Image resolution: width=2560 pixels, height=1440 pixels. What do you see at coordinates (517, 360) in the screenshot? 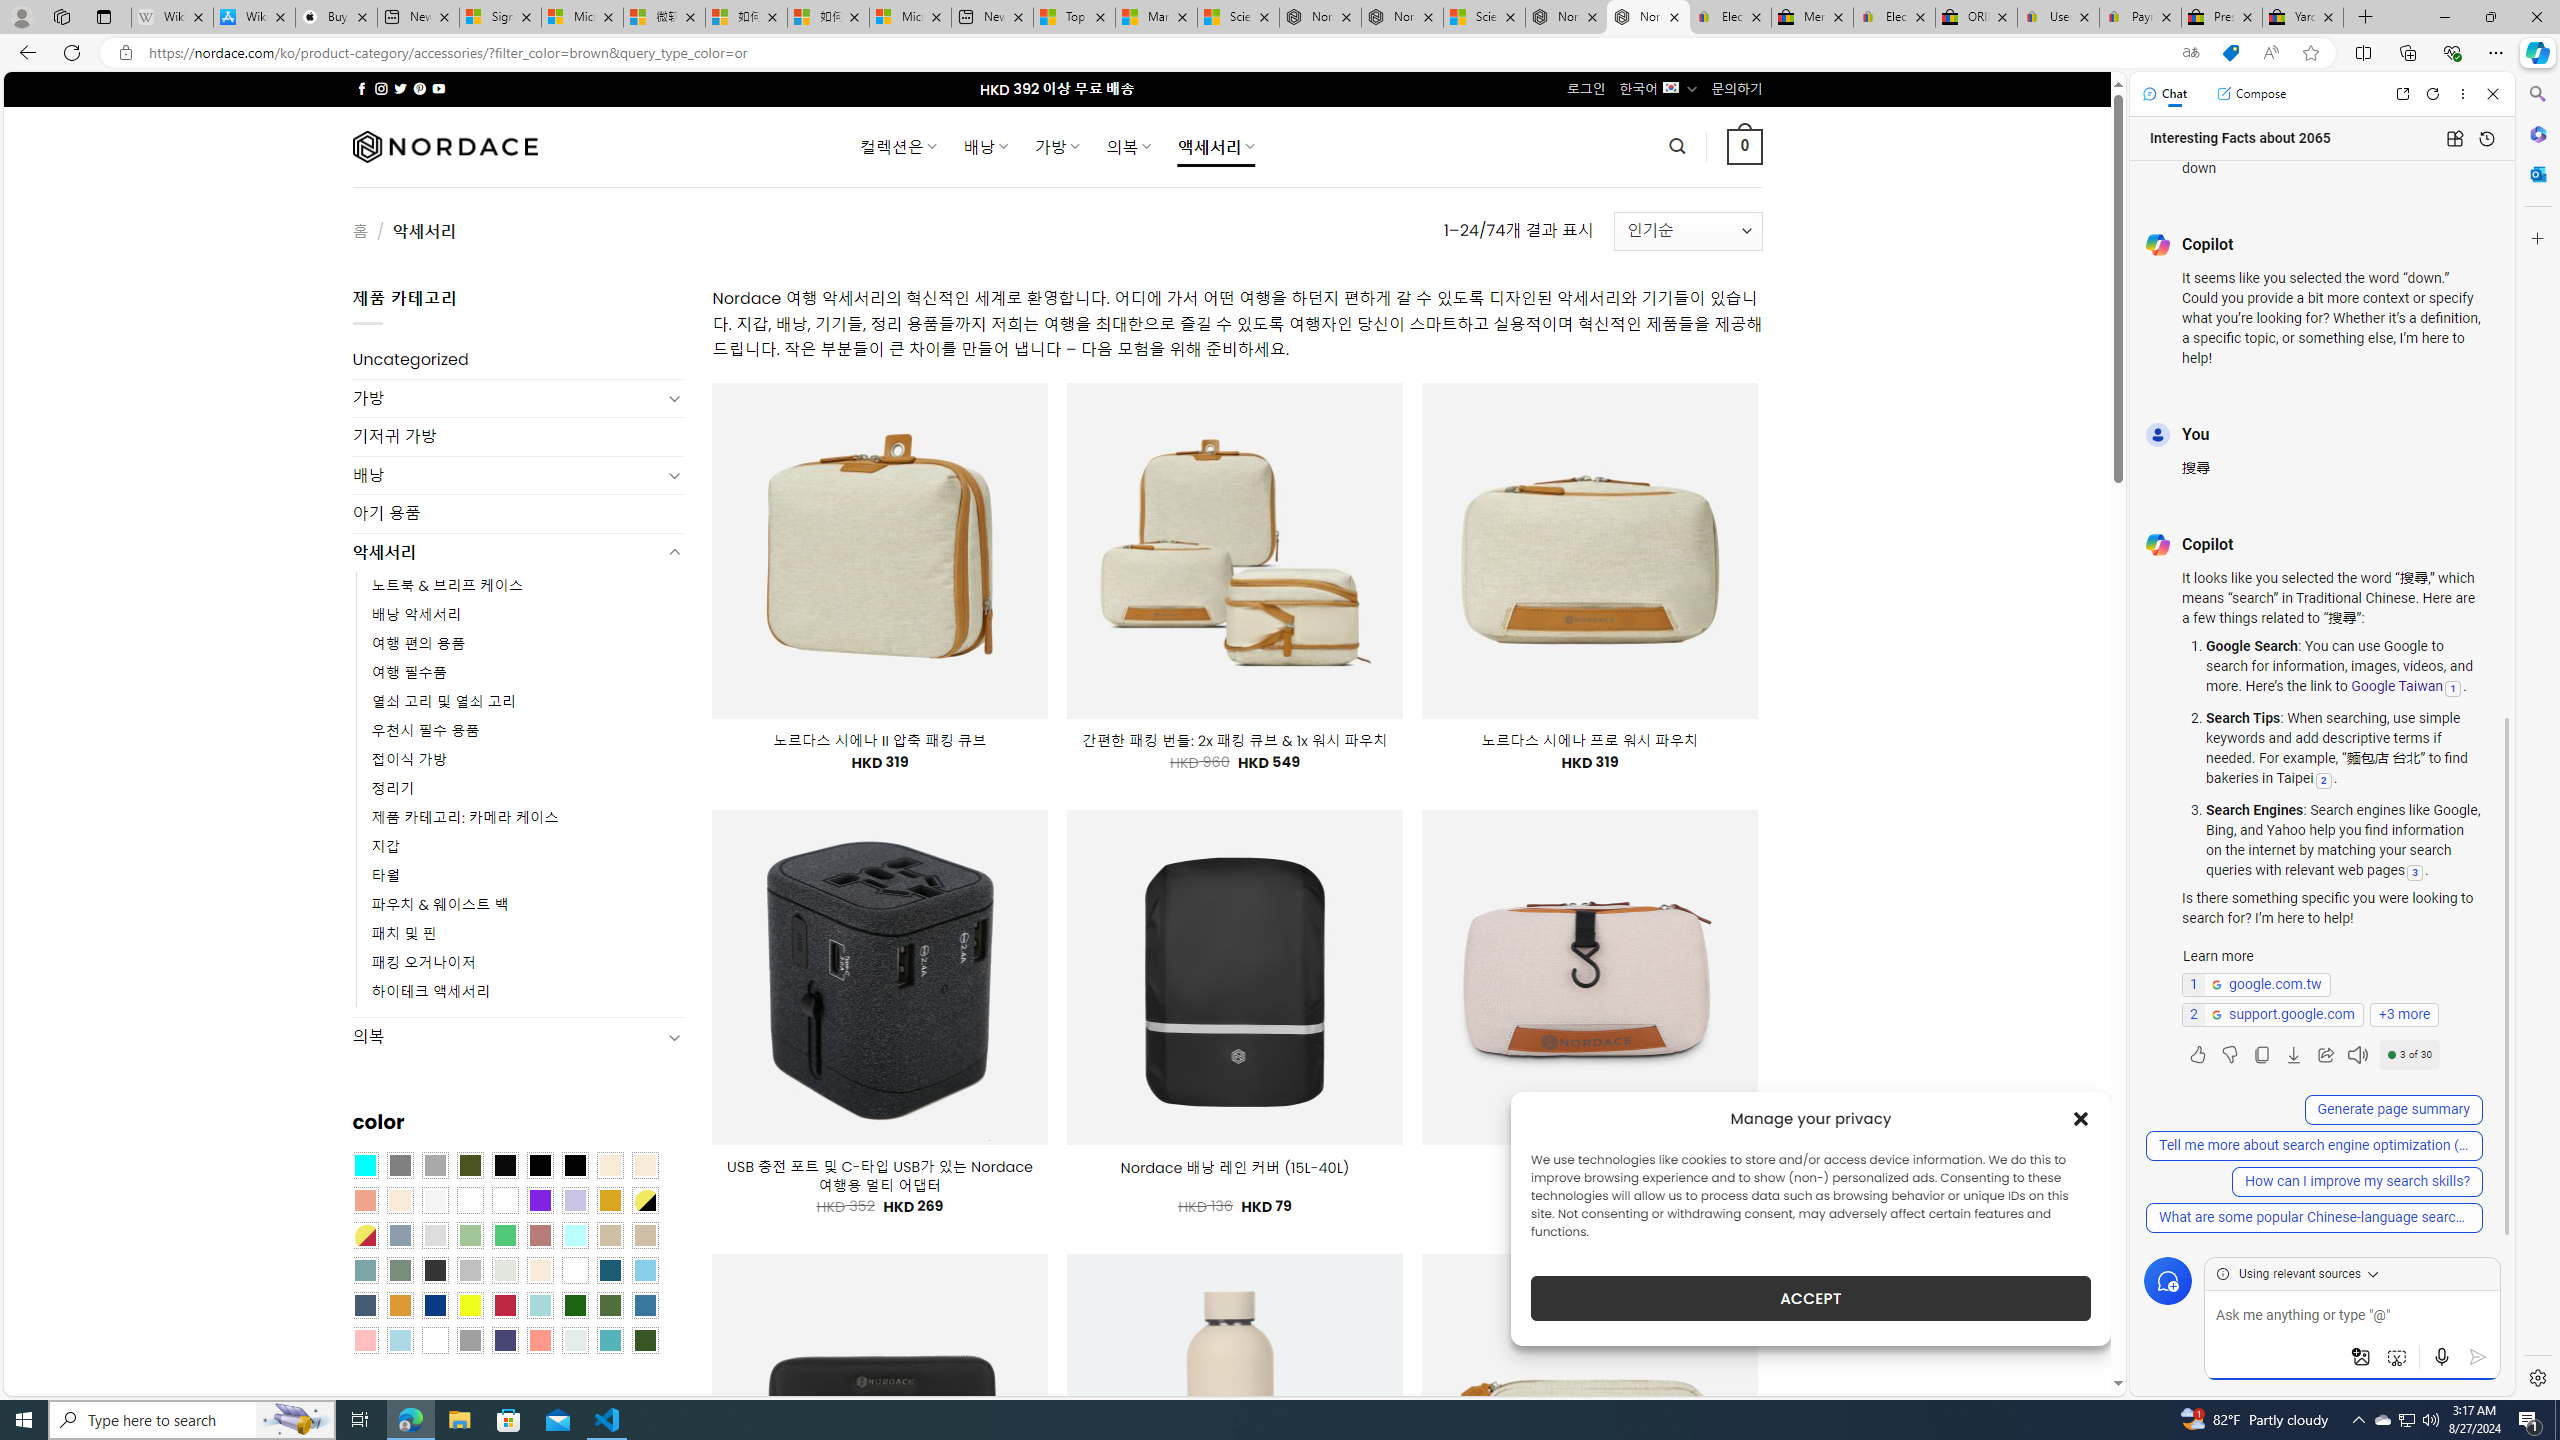
I see `'Uncategorized'` at bounding box center [517, 360].